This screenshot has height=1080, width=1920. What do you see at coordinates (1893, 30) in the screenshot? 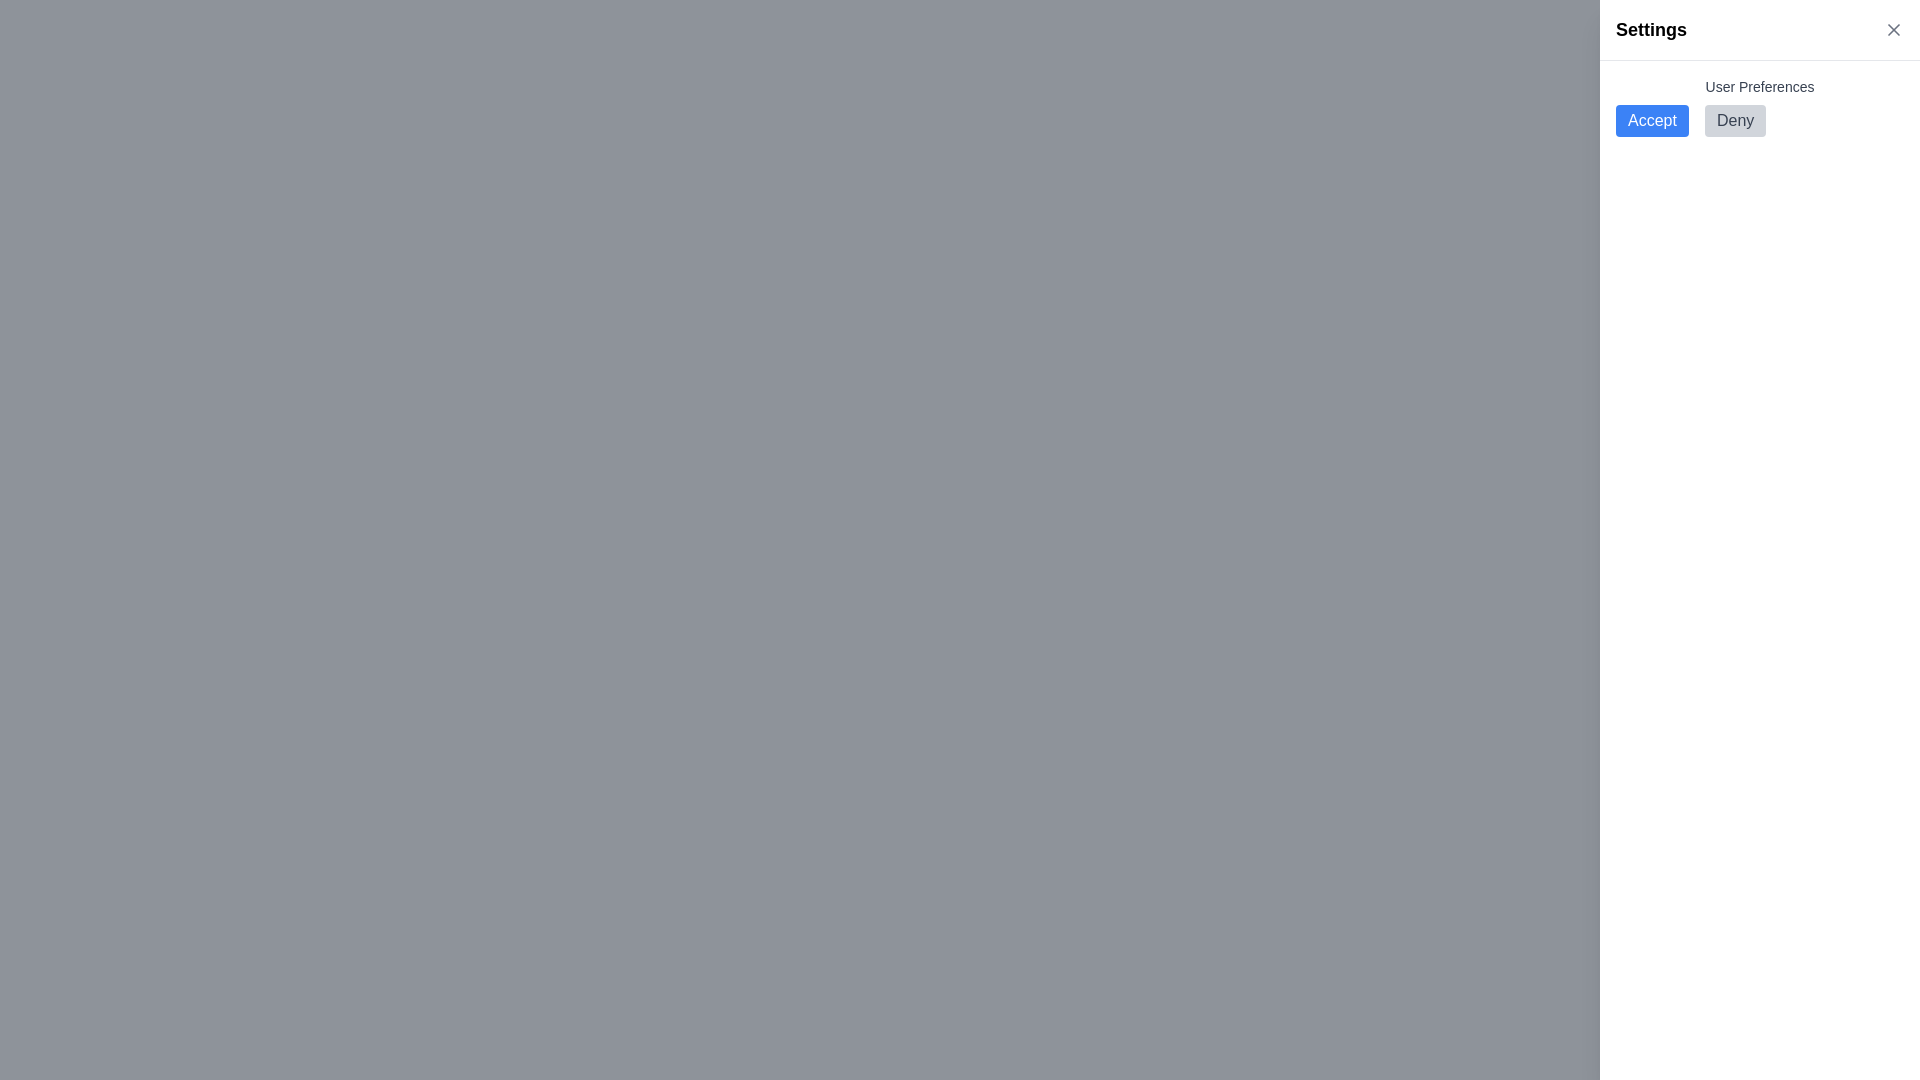
I see `the close button located at the far right of the 'Settings' header section` at bounding box center [1893, 30].